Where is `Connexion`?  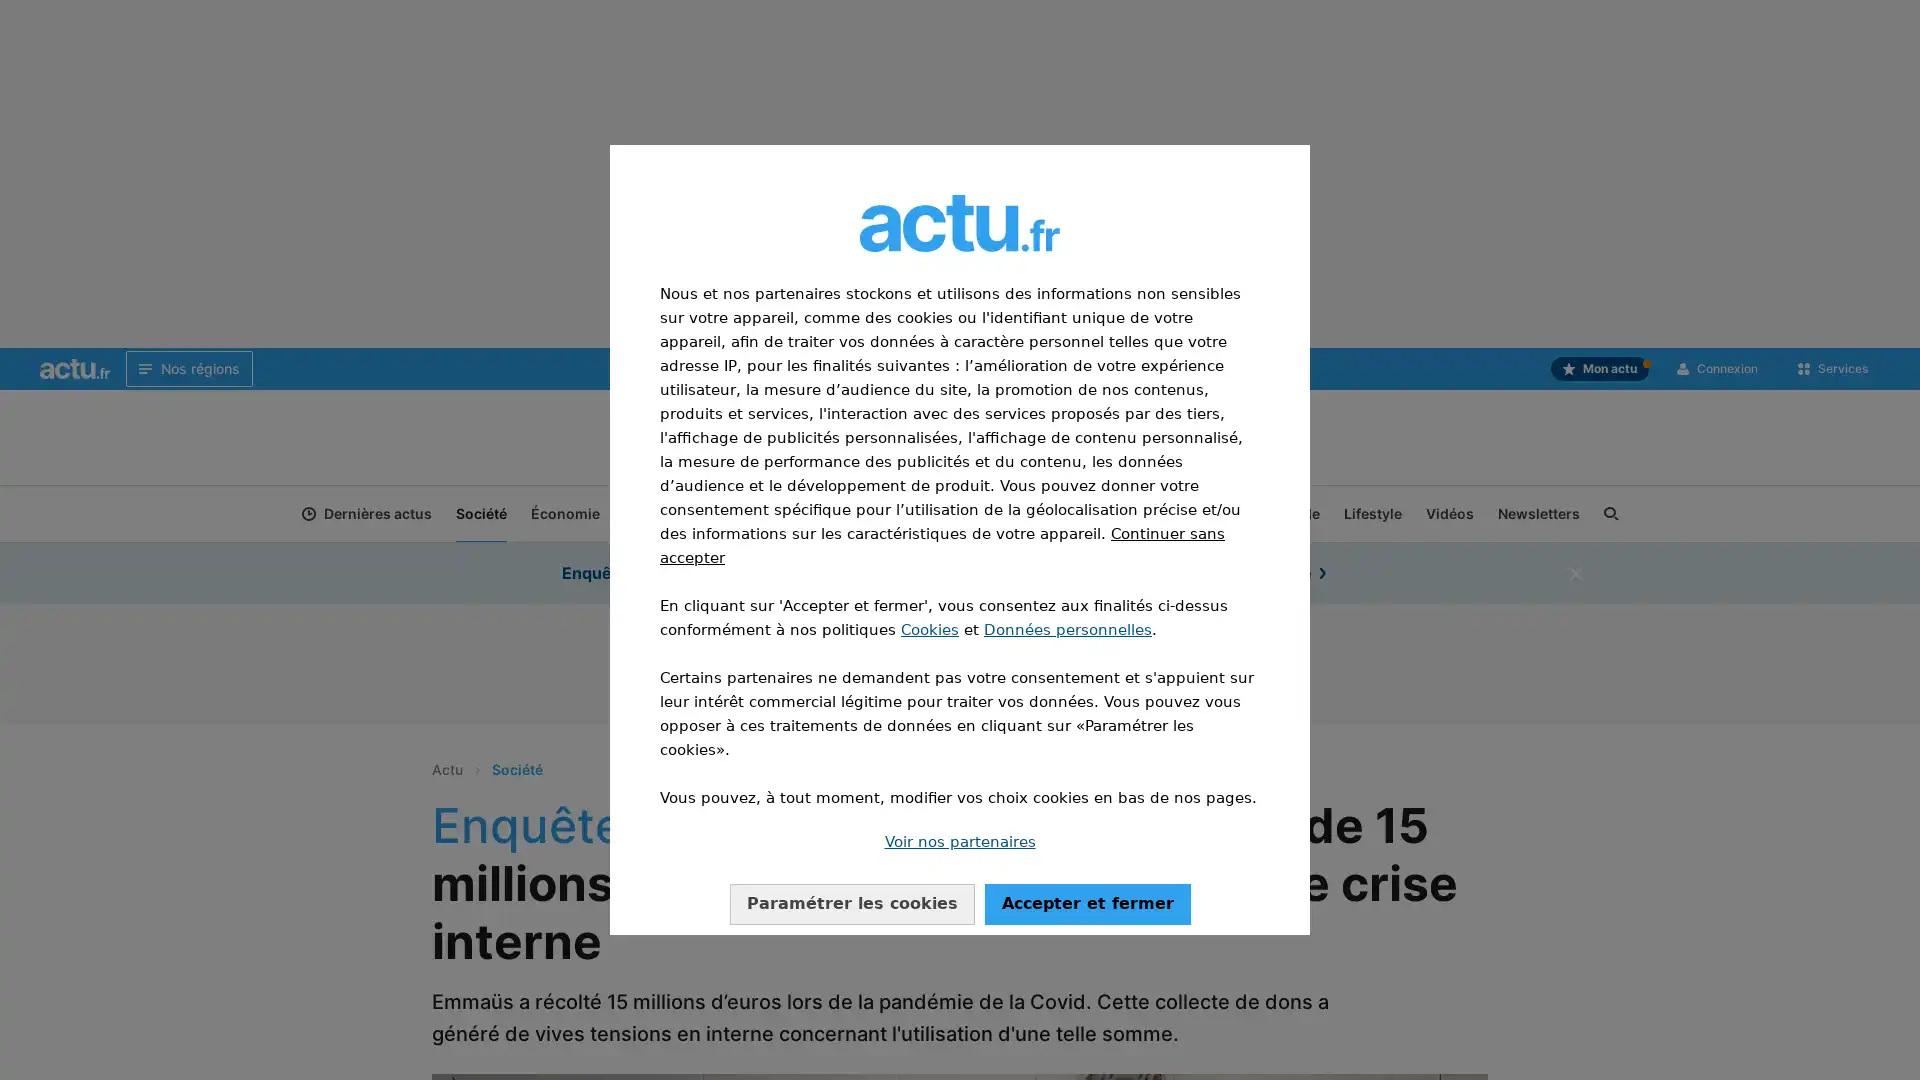 Connexion is located at coordinates (1716, 369).